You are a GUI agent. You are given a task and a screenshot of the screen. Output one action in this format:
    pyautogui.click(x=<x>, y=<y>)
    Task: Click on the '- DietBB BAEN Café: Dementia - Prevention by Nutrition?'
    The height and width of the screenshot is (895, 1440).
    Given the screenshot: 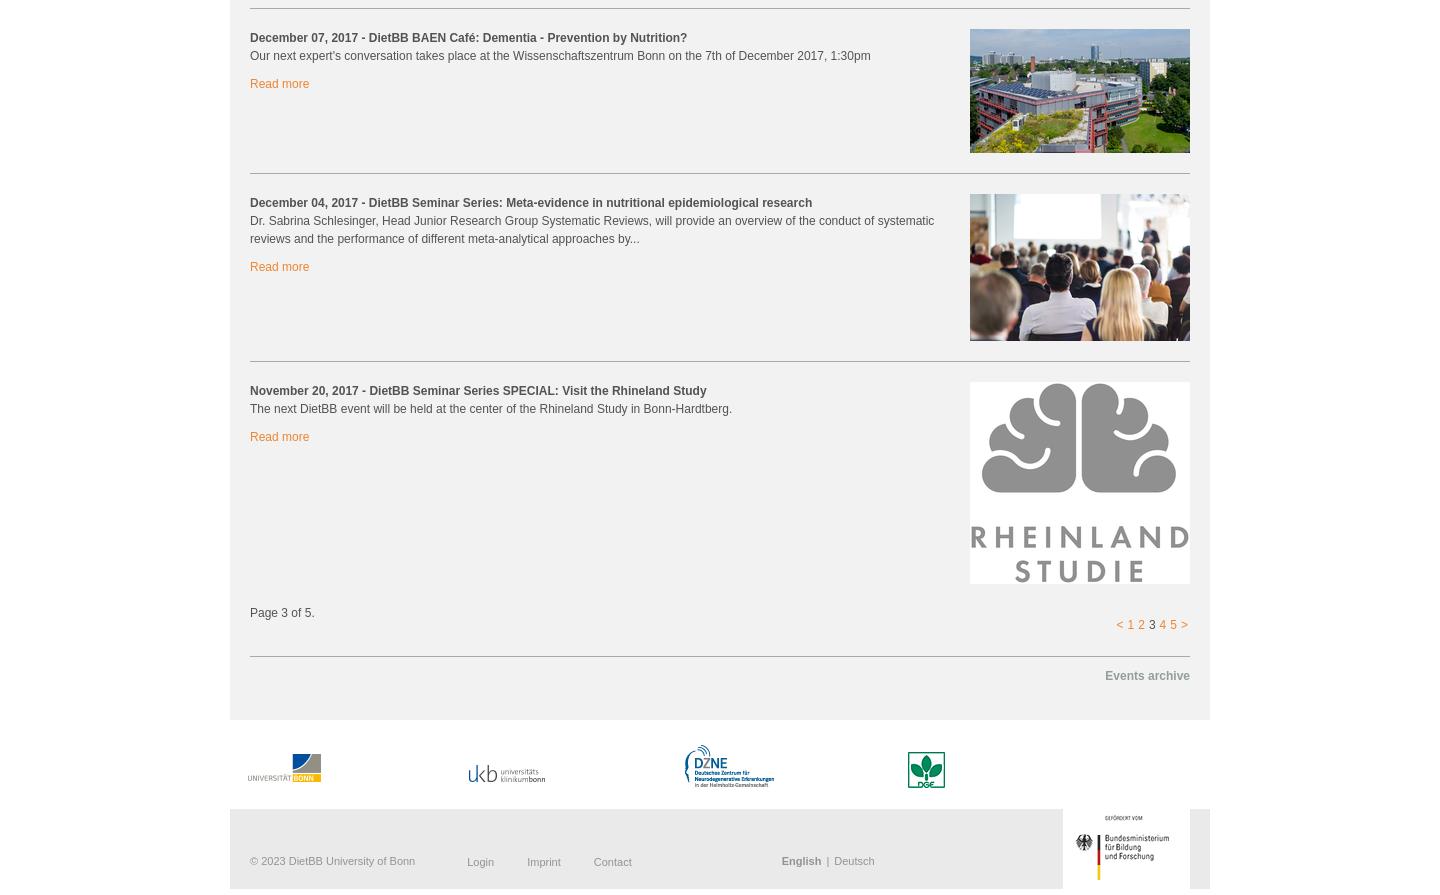 What is the action you would take?
    pyautogui.click(x=523, y=36)
    